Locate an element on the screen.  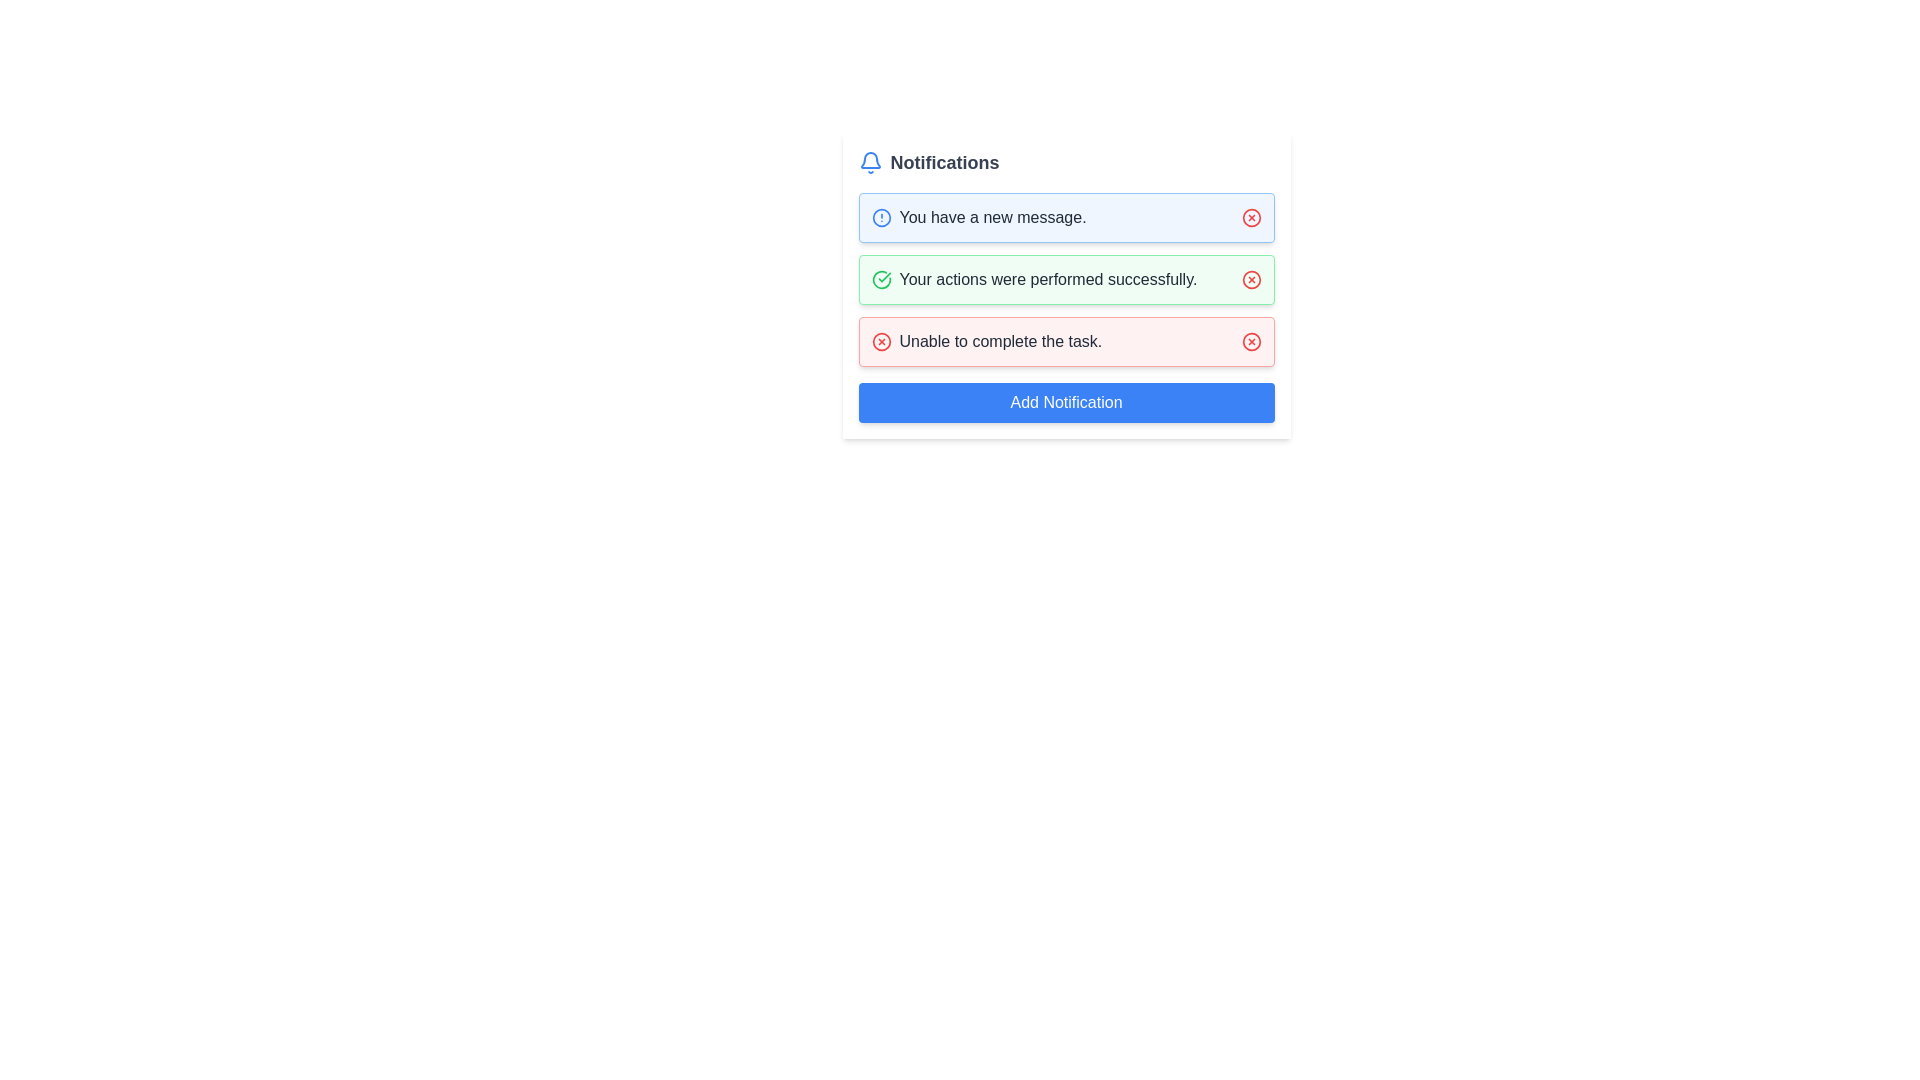
text from the 'Notifications' label, which is a bold and large textual element displayed in dark gray, located at the top section of the user interface module, to the right of a blue bell icon is located at coordinates (944, 161).